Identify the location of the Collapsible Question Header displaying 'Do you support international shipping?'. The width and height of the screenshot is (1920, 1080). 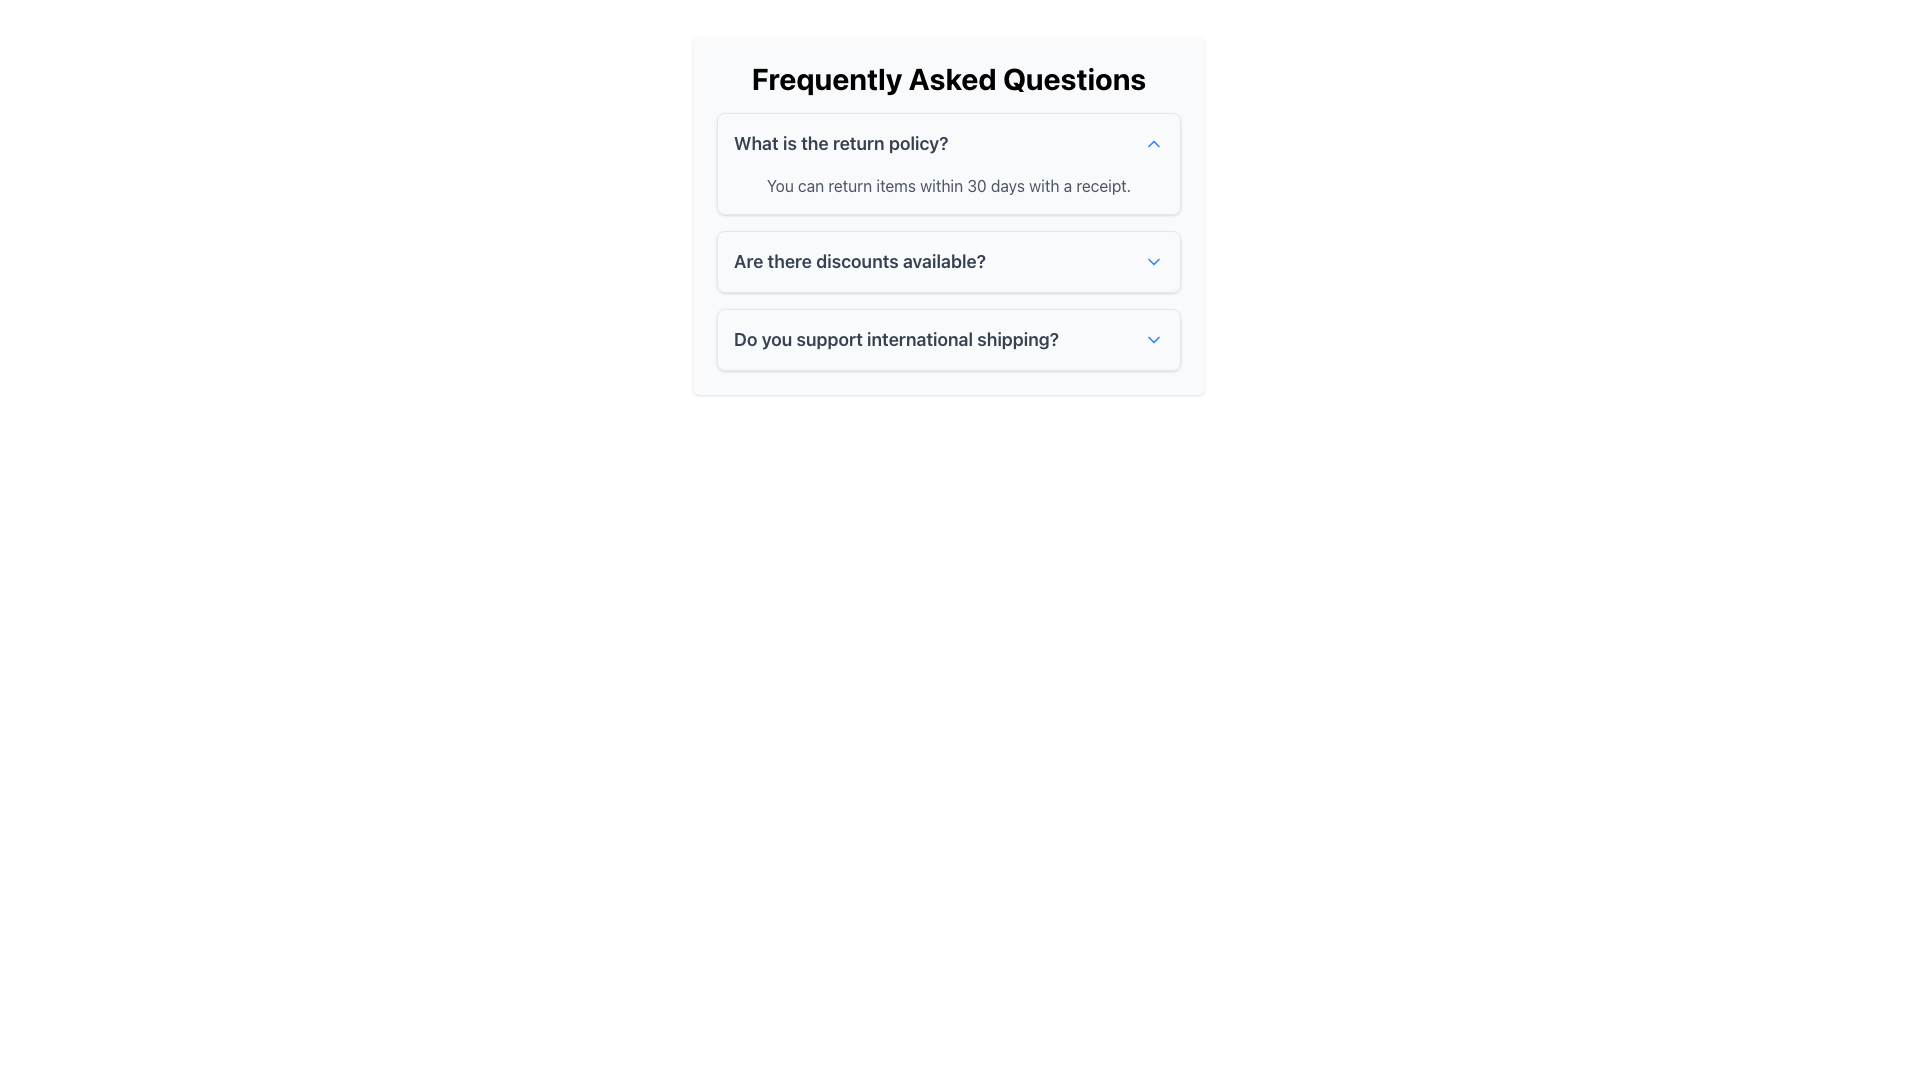
(948, 338).